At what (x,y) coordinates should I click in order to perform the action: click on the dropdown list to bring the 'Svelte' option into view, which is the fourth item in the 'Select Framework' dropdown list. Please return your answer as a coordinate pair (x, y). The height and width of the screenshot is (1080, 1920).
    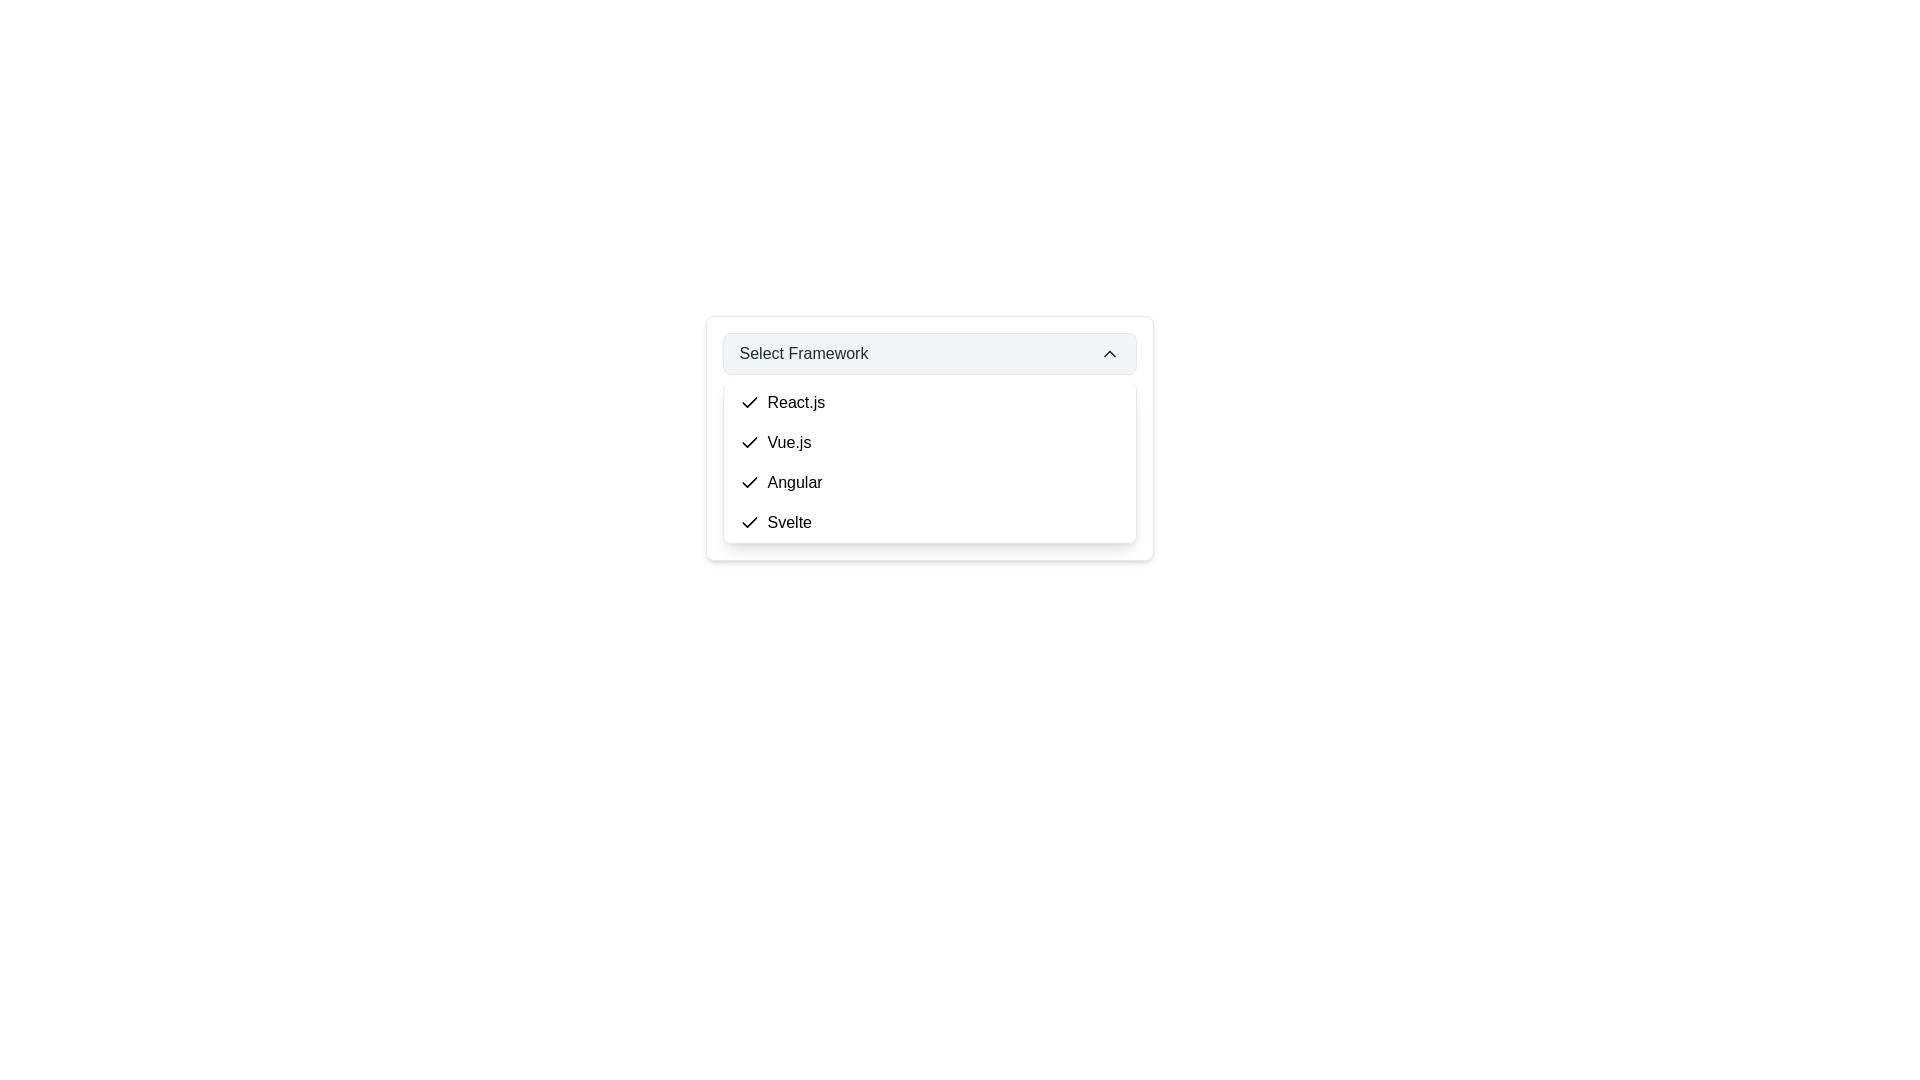
    Looking at the image, I should click on (928, 522).